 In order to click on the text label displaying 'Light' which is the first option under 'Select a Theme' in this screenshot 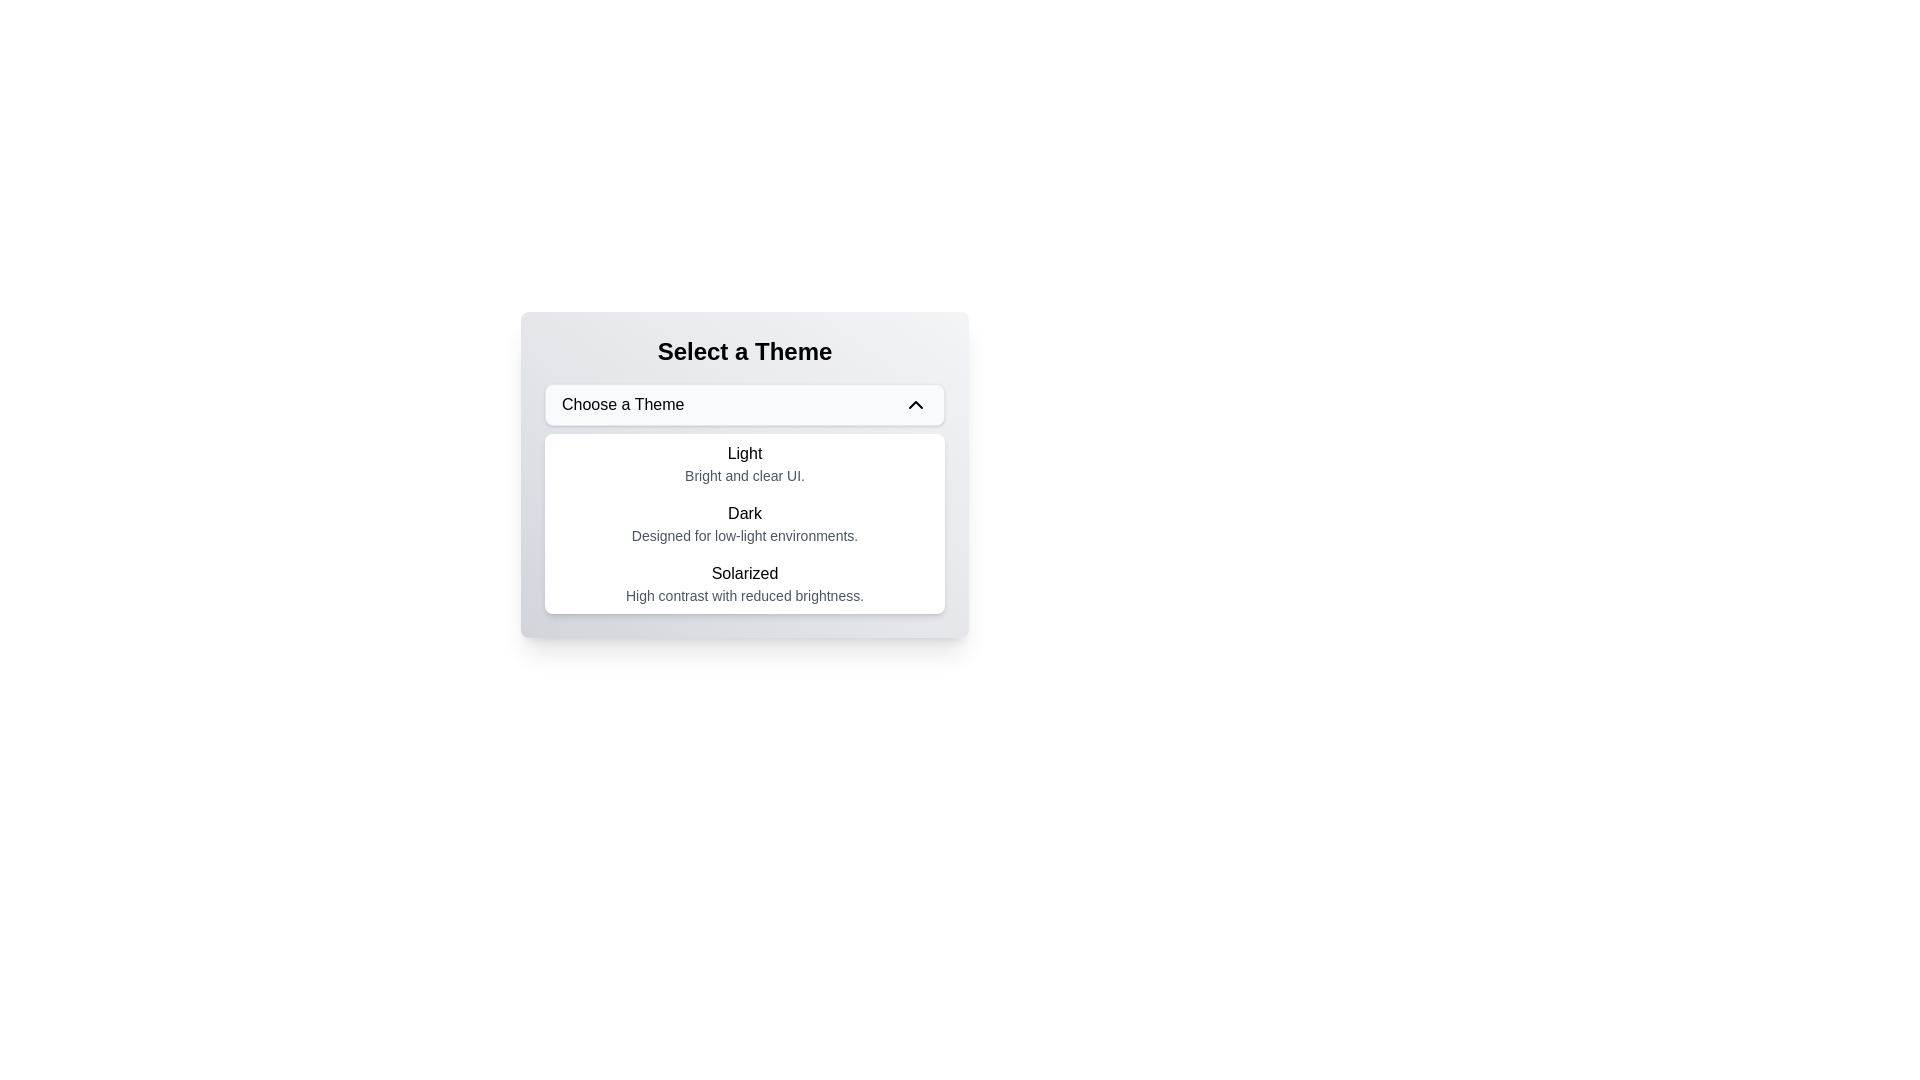, I will do `click(743, 454)`.